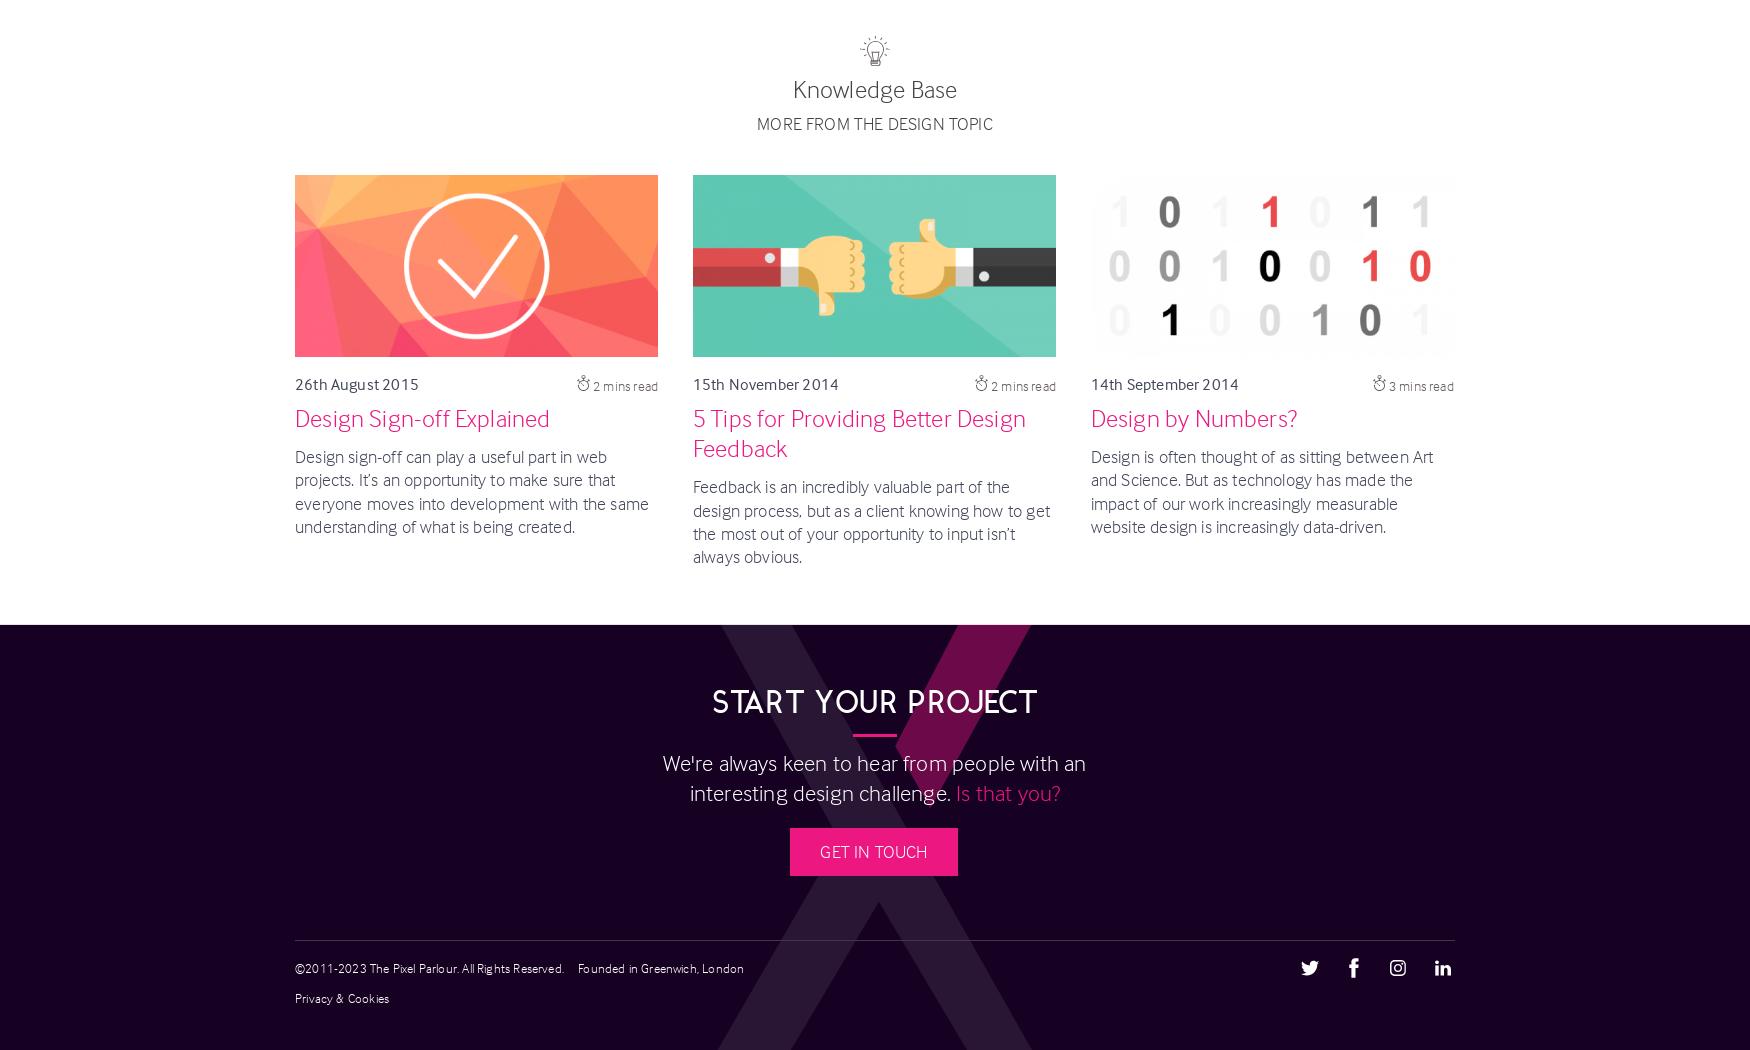 The image size is (1750, 1050). Describe the element at coordinates (1090, 383) in the screenshot. I see `'14th September 2014'` at that location.